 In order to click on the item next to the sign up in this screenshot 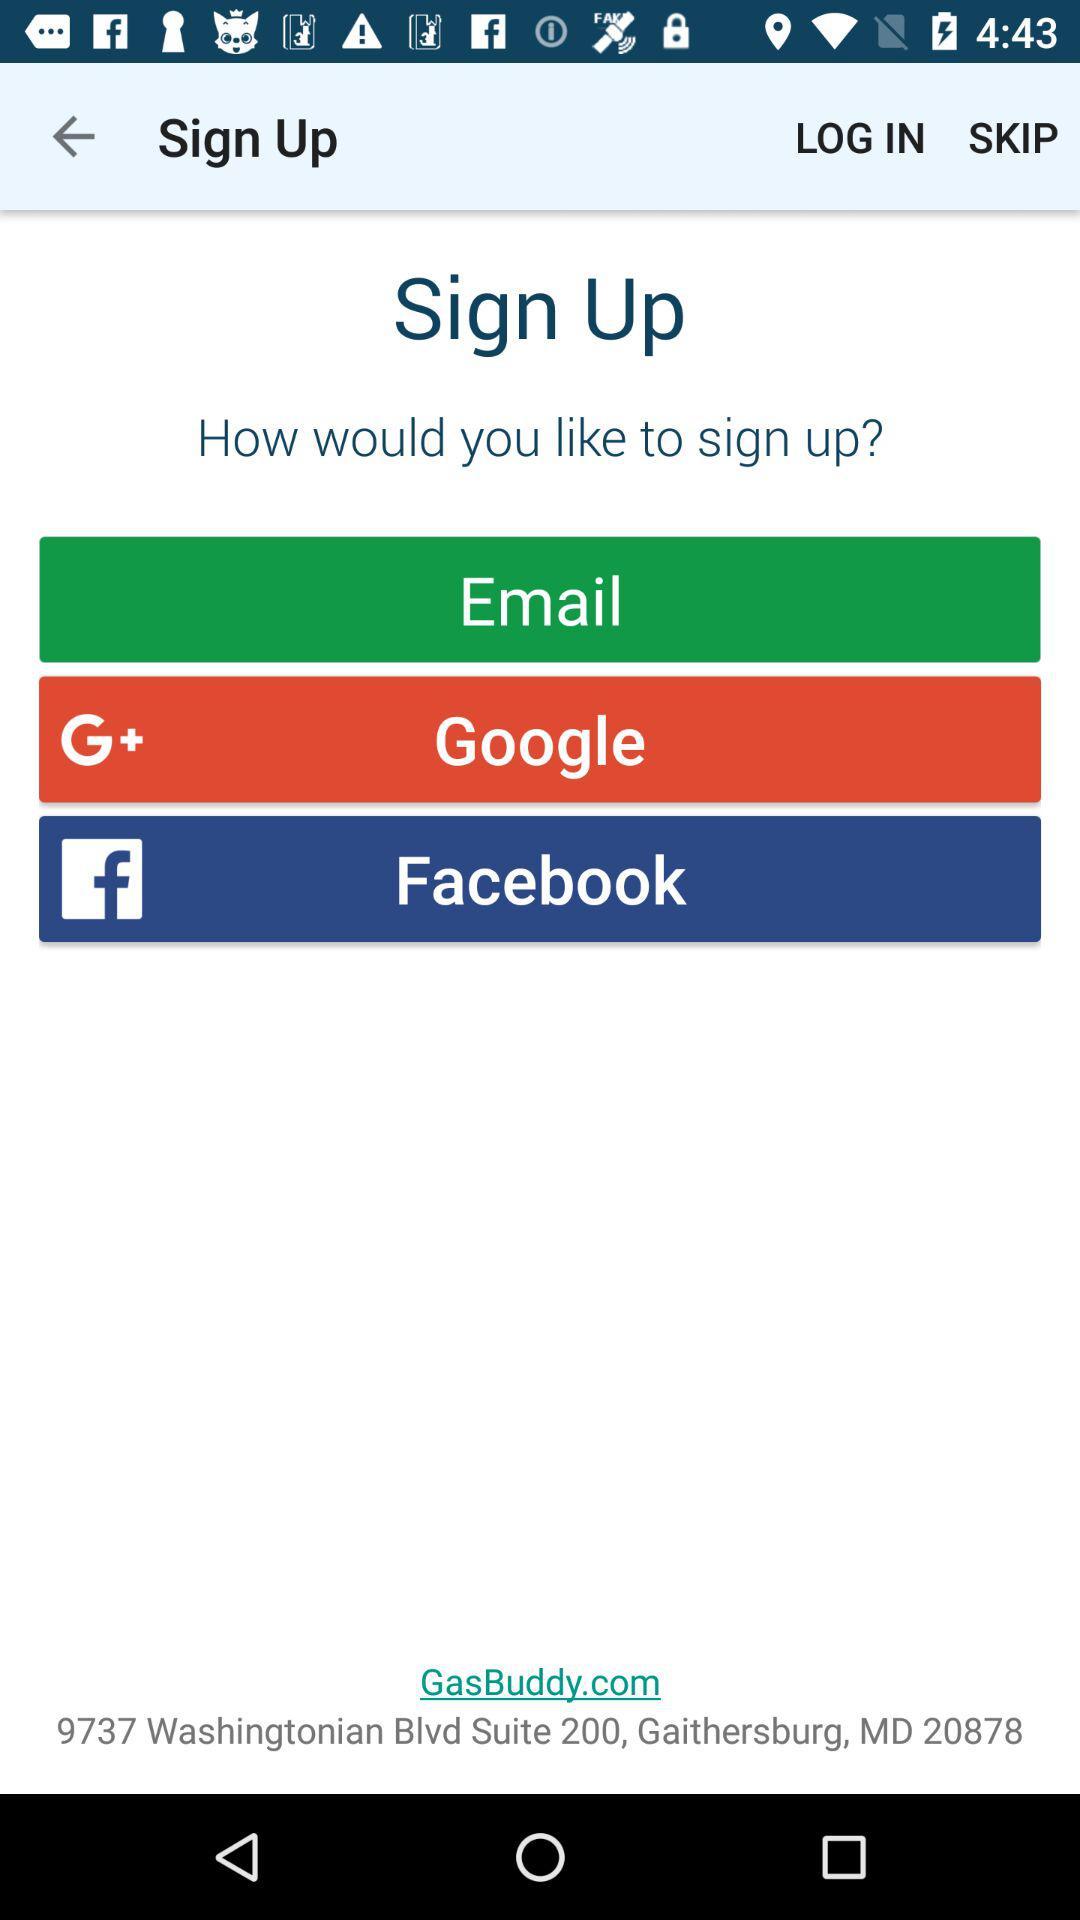, I will do `click(72, 135)`.